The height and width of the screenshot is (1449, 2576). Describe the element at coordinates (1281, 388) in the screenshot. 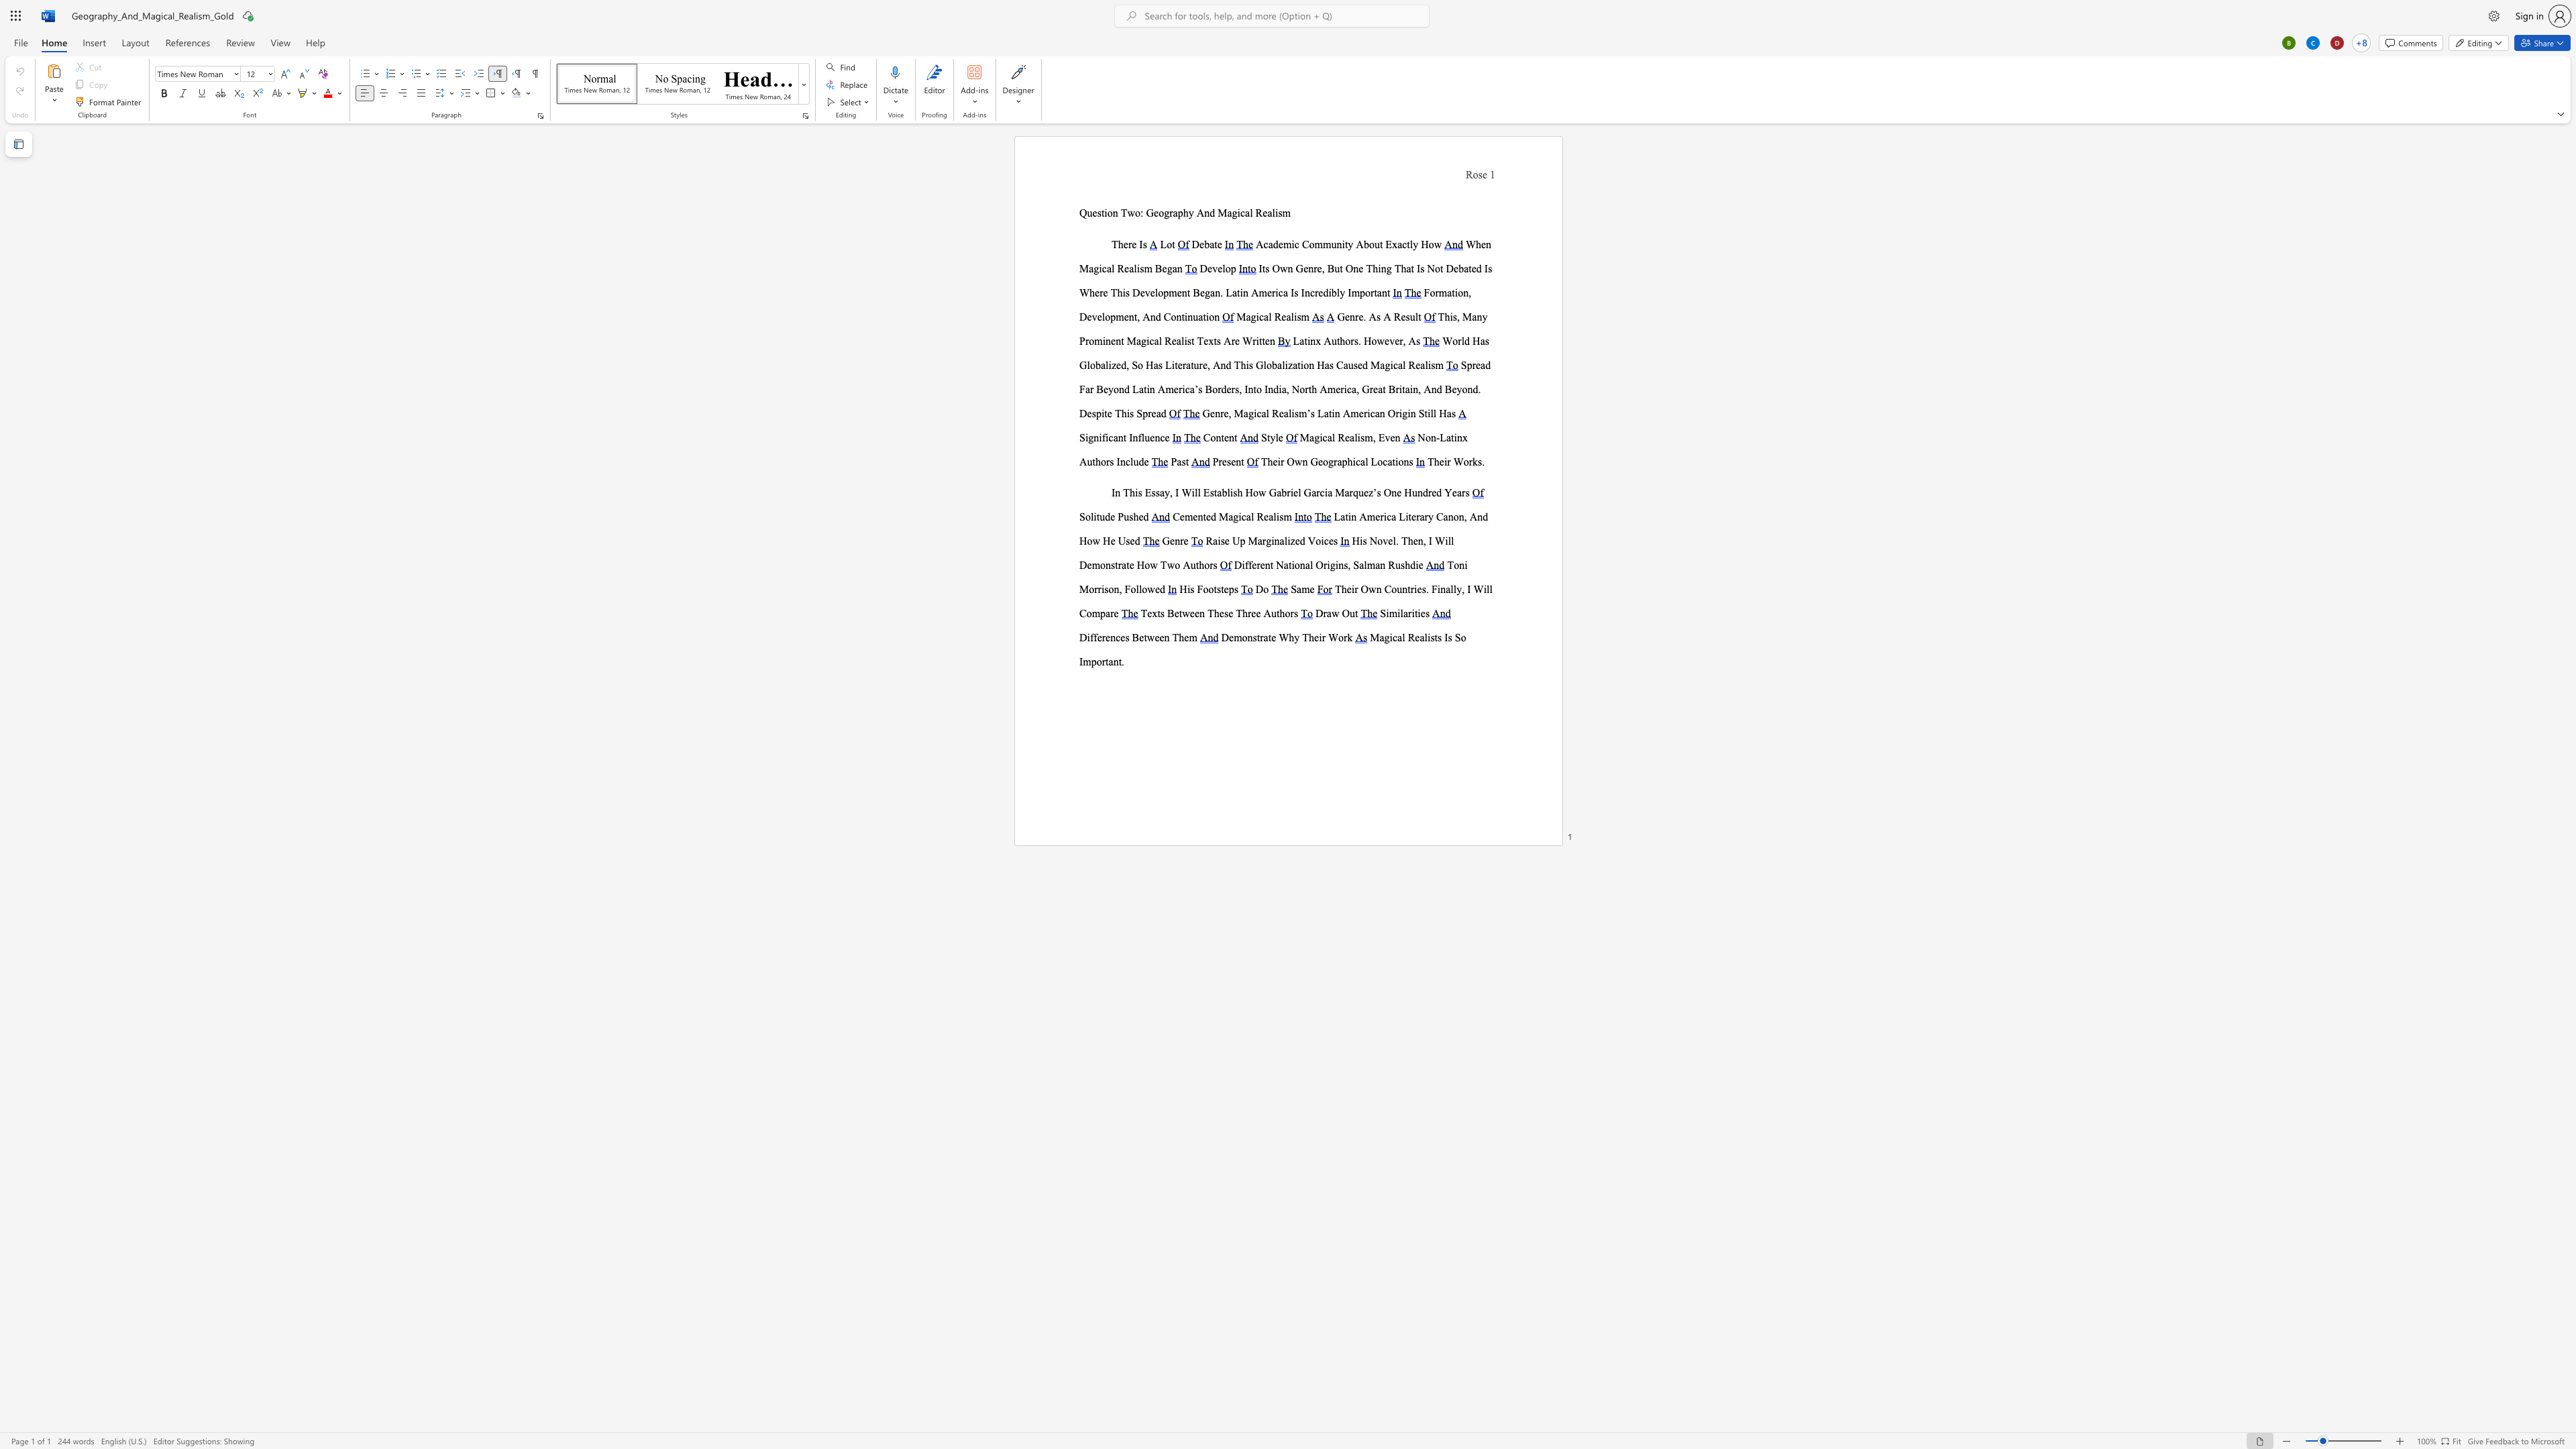

I see `the space between the continuous character "i" and "a" in the text` at that location.